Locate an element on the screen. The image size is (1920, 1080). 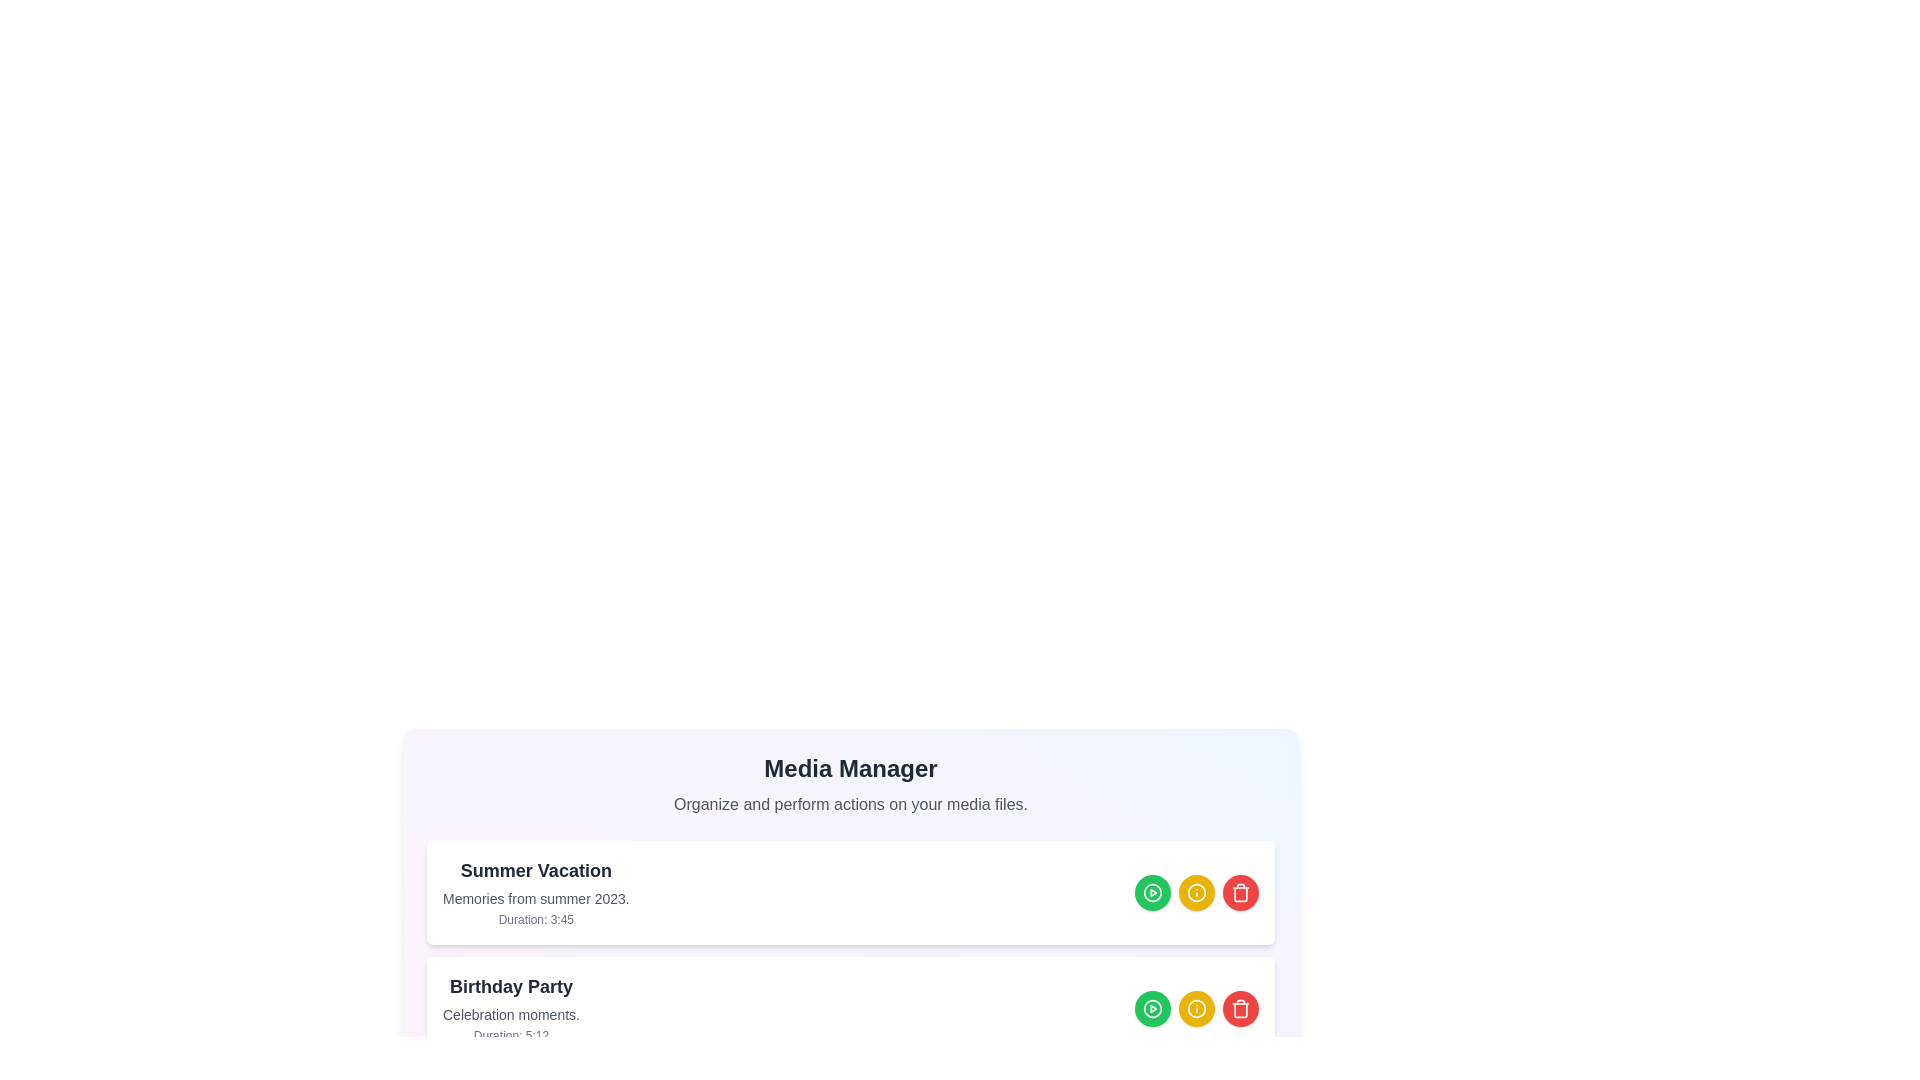
the delete button for the media item titled Summer Vacation is located at coordinates (1240, 892).